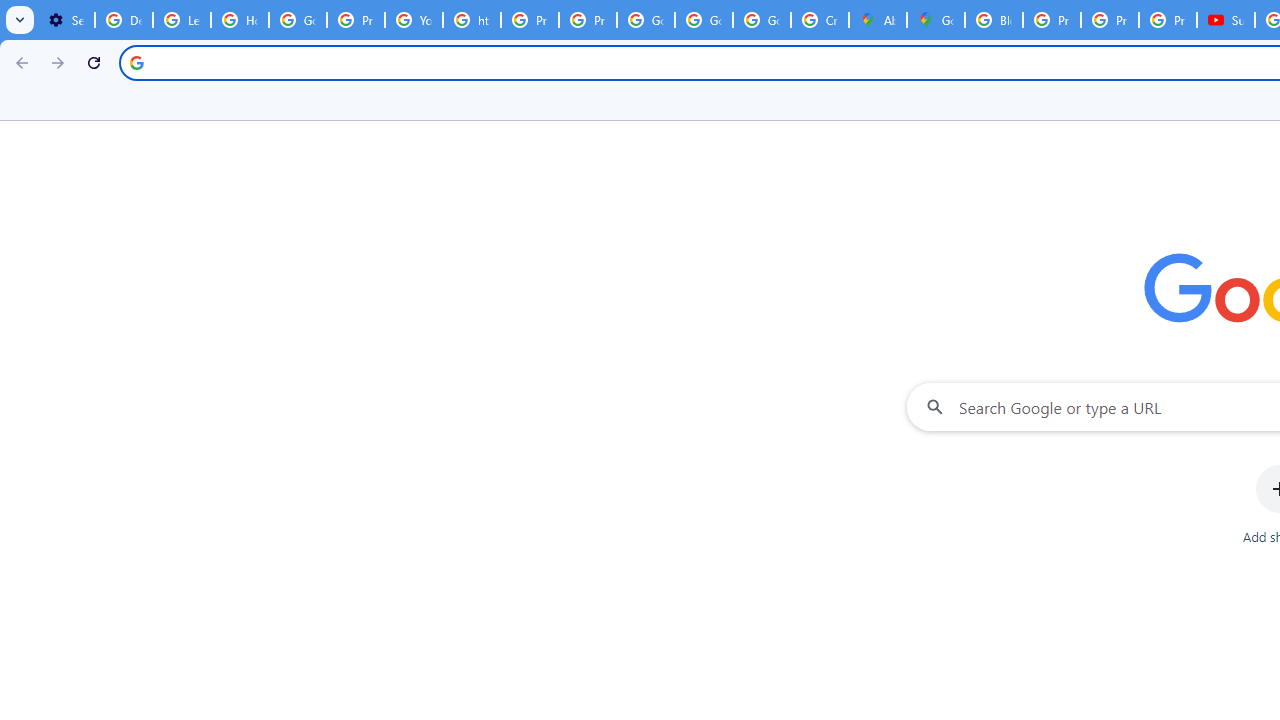 This screenshot has height=720, width=1280. I want to click on 'Back', so click(19, 61).